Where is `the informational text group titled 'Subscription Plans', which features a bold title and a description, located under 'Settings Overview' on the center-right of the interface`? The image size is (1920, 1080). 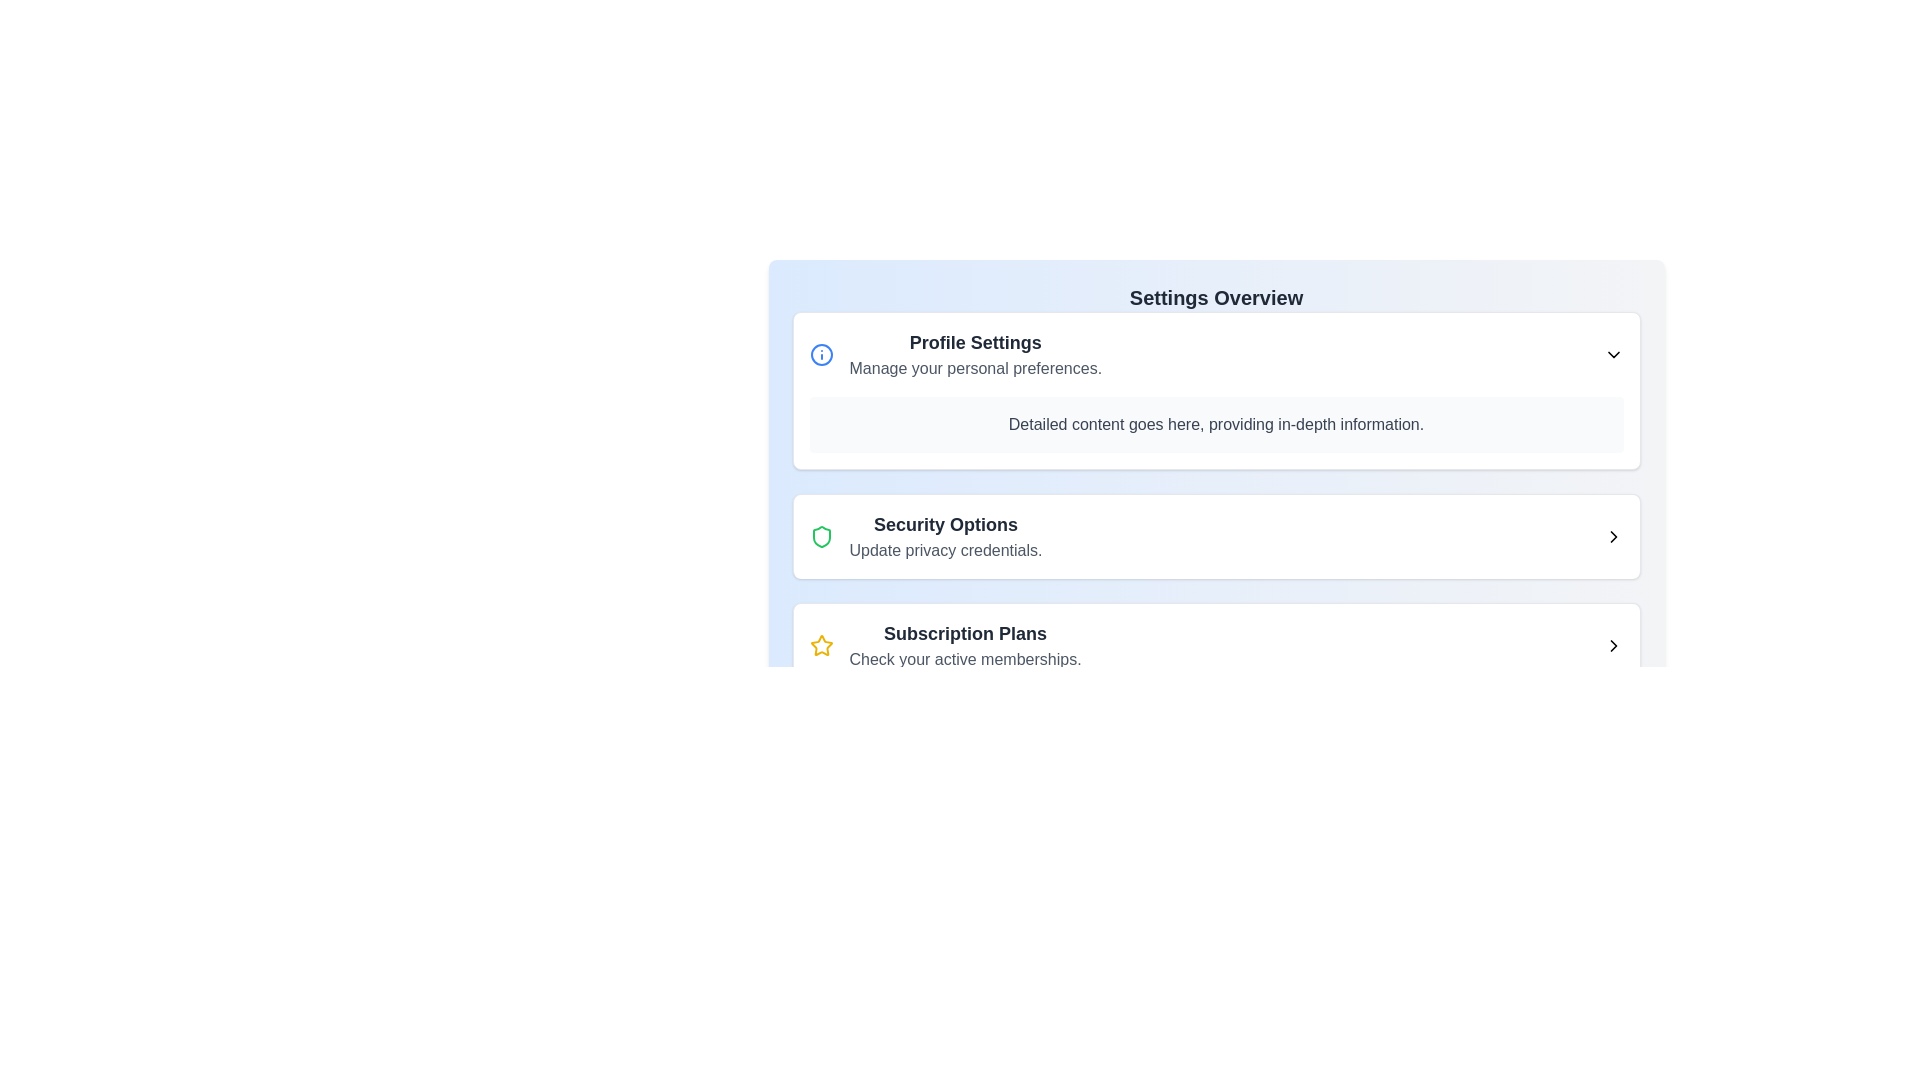
the informational text group titled 'Subscription Plans', which features a bold title and a description, located under 'Settings Overview' on the center-right of the interface is located at coordinates (965, 645).